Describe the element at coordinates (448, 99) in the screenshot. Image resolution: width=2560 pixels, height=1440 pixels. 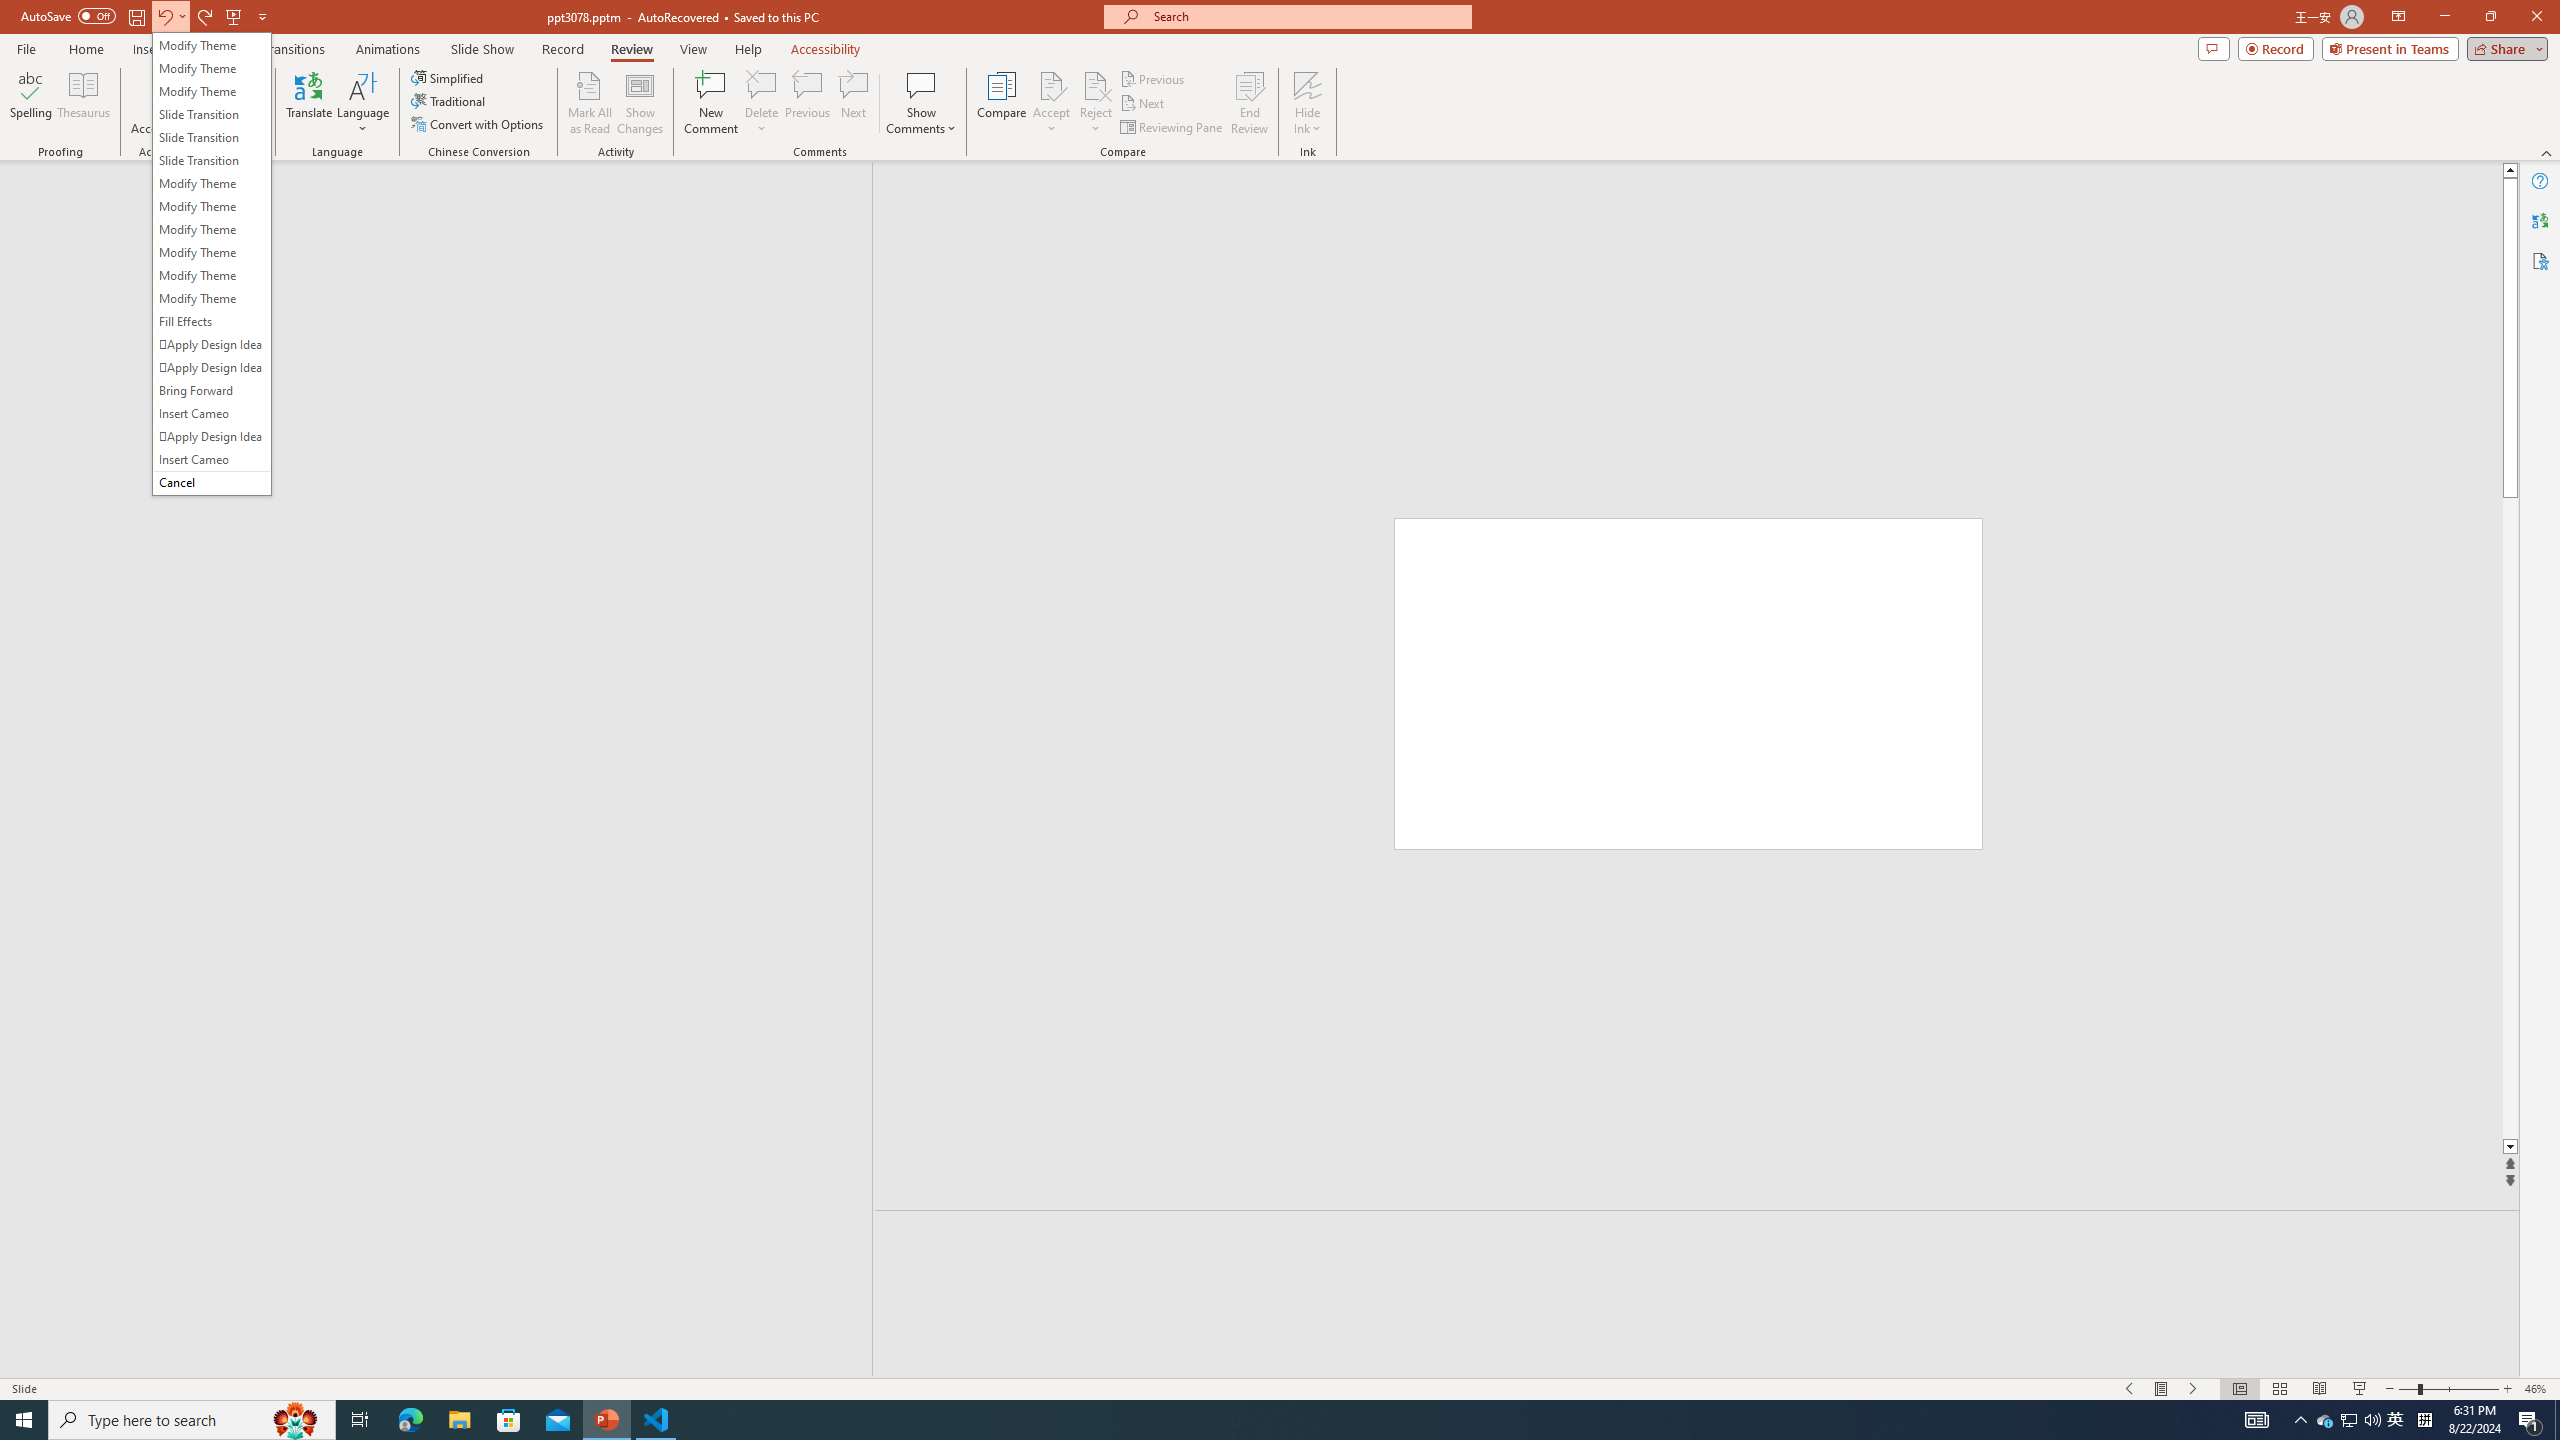
I see `'Traditional'` at that location.